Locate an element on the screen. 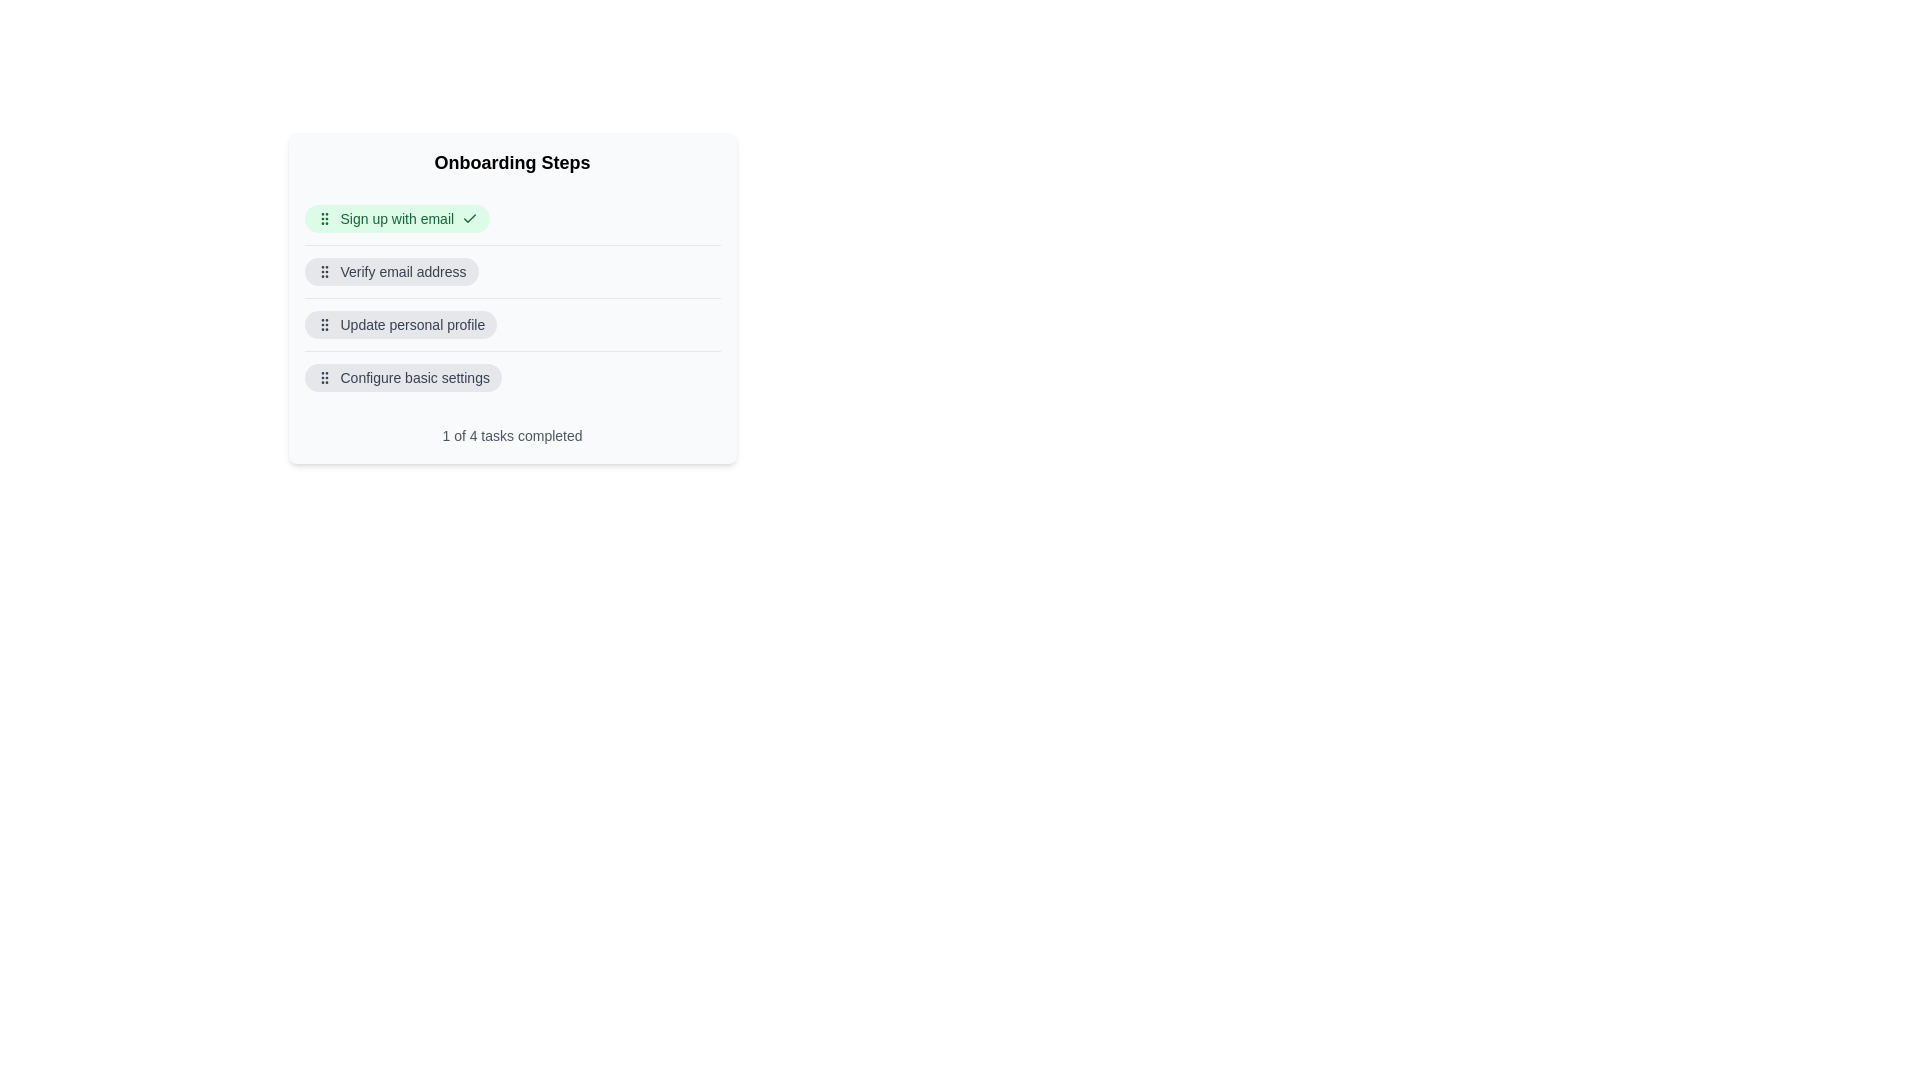  the draggable handle icon located to the left of the 'Sign up with email' text within the topmost button of the 'Onboarding Steps' list is located at coordinates (324, 219).